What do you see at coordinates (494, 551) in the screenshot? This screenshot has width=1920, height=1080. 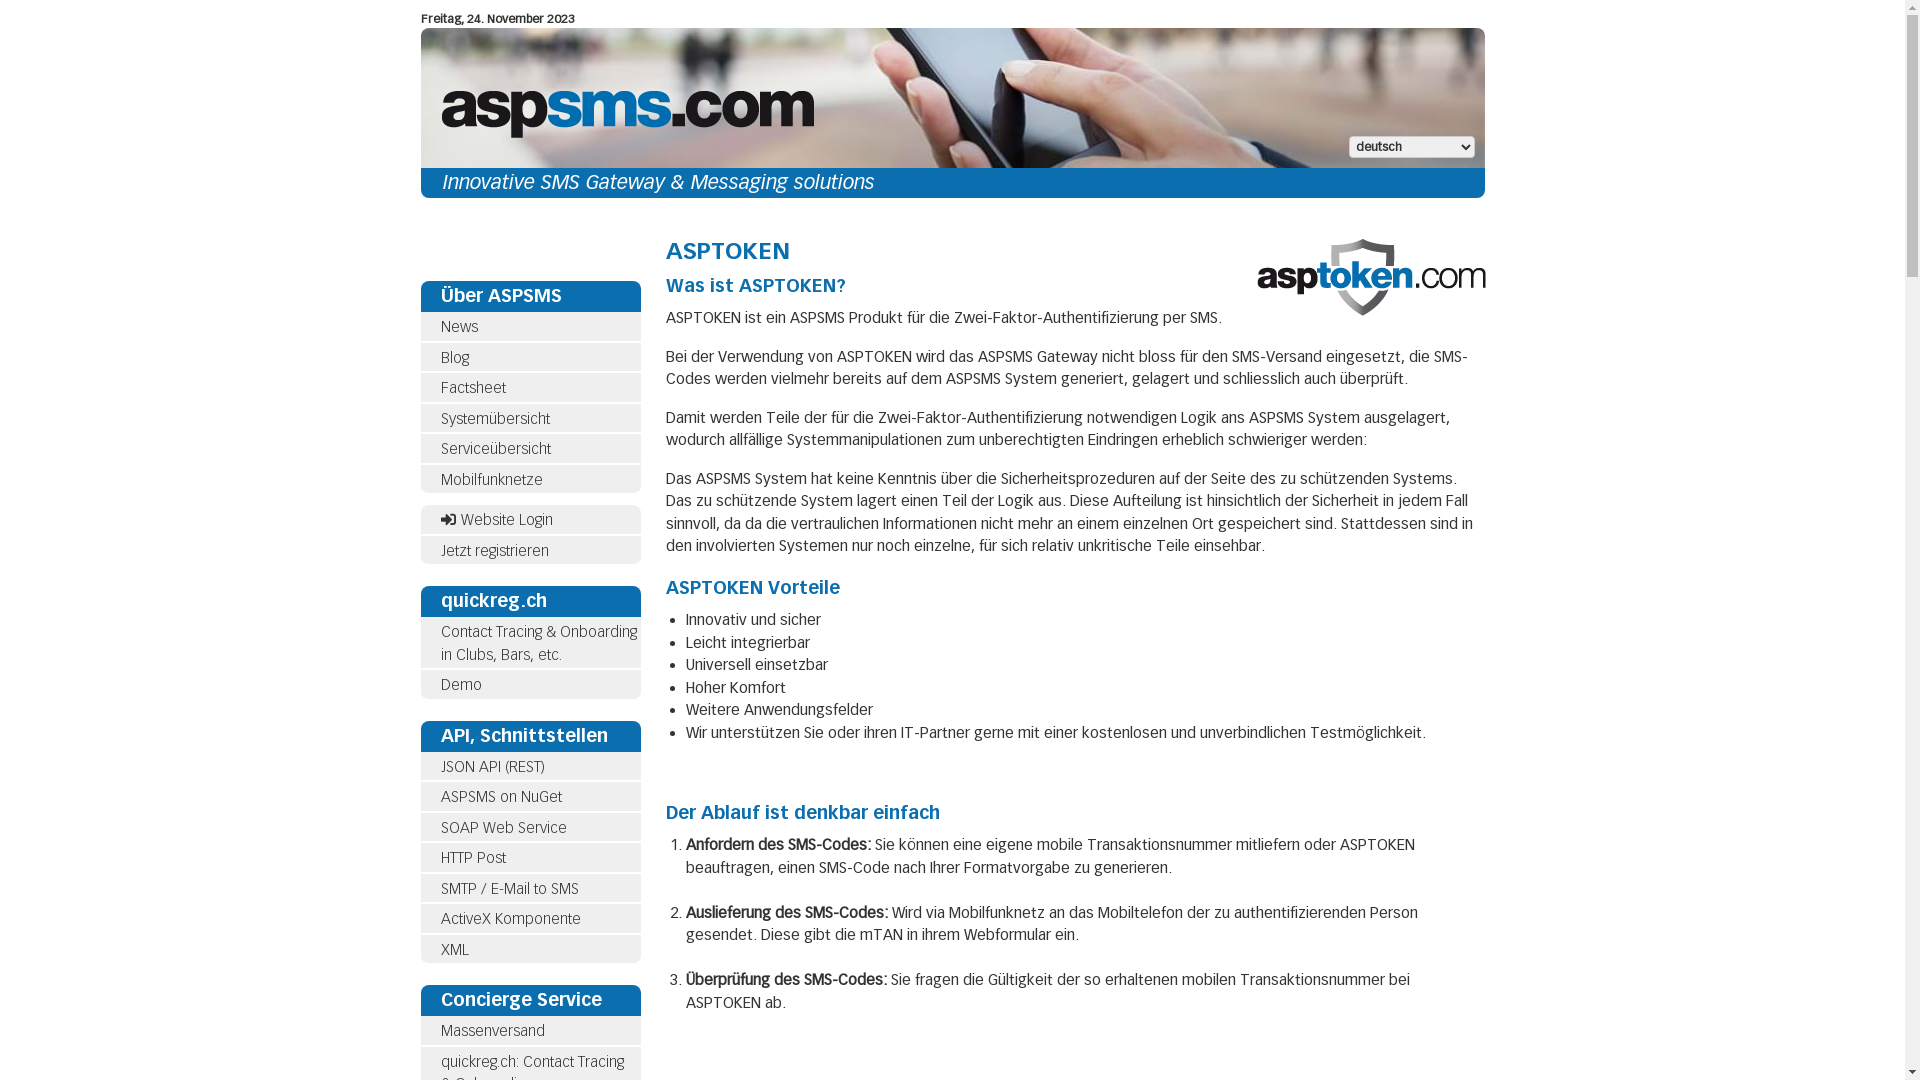 I see `'Jetzt registrieren'` at bounding box center [494, 551].